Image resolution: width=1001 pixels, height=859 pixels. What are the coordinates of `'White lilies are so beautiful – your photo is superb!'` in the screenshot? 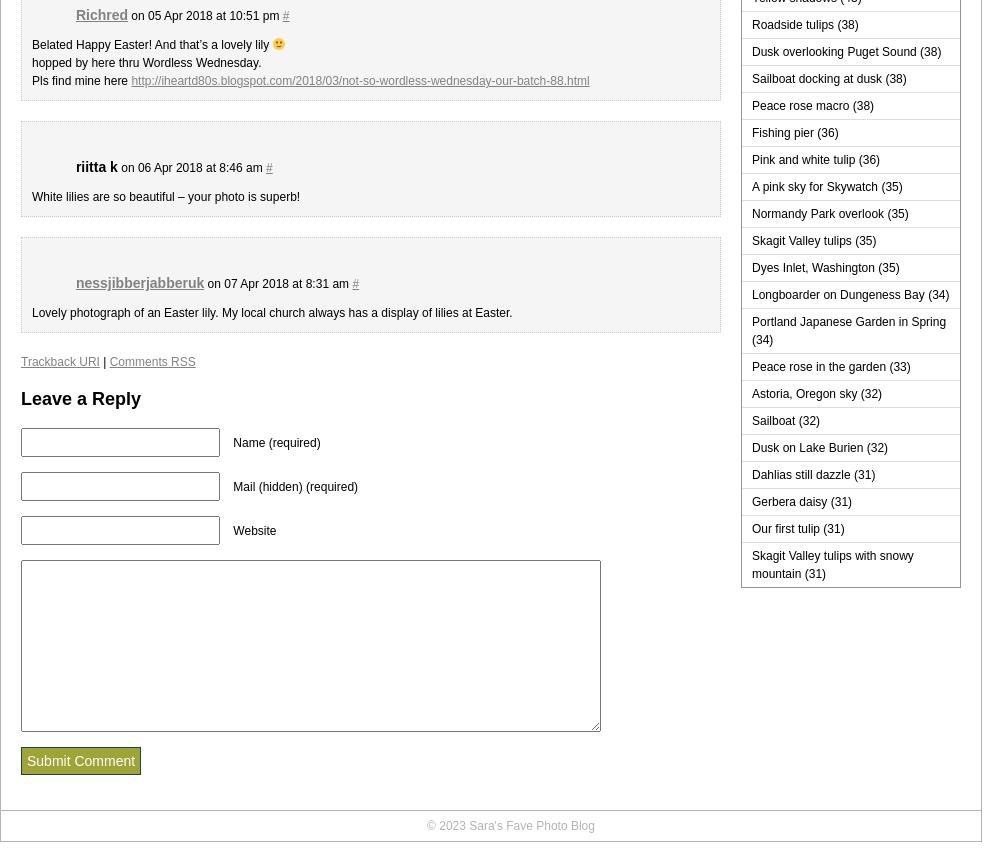 It's located at (32, 196).